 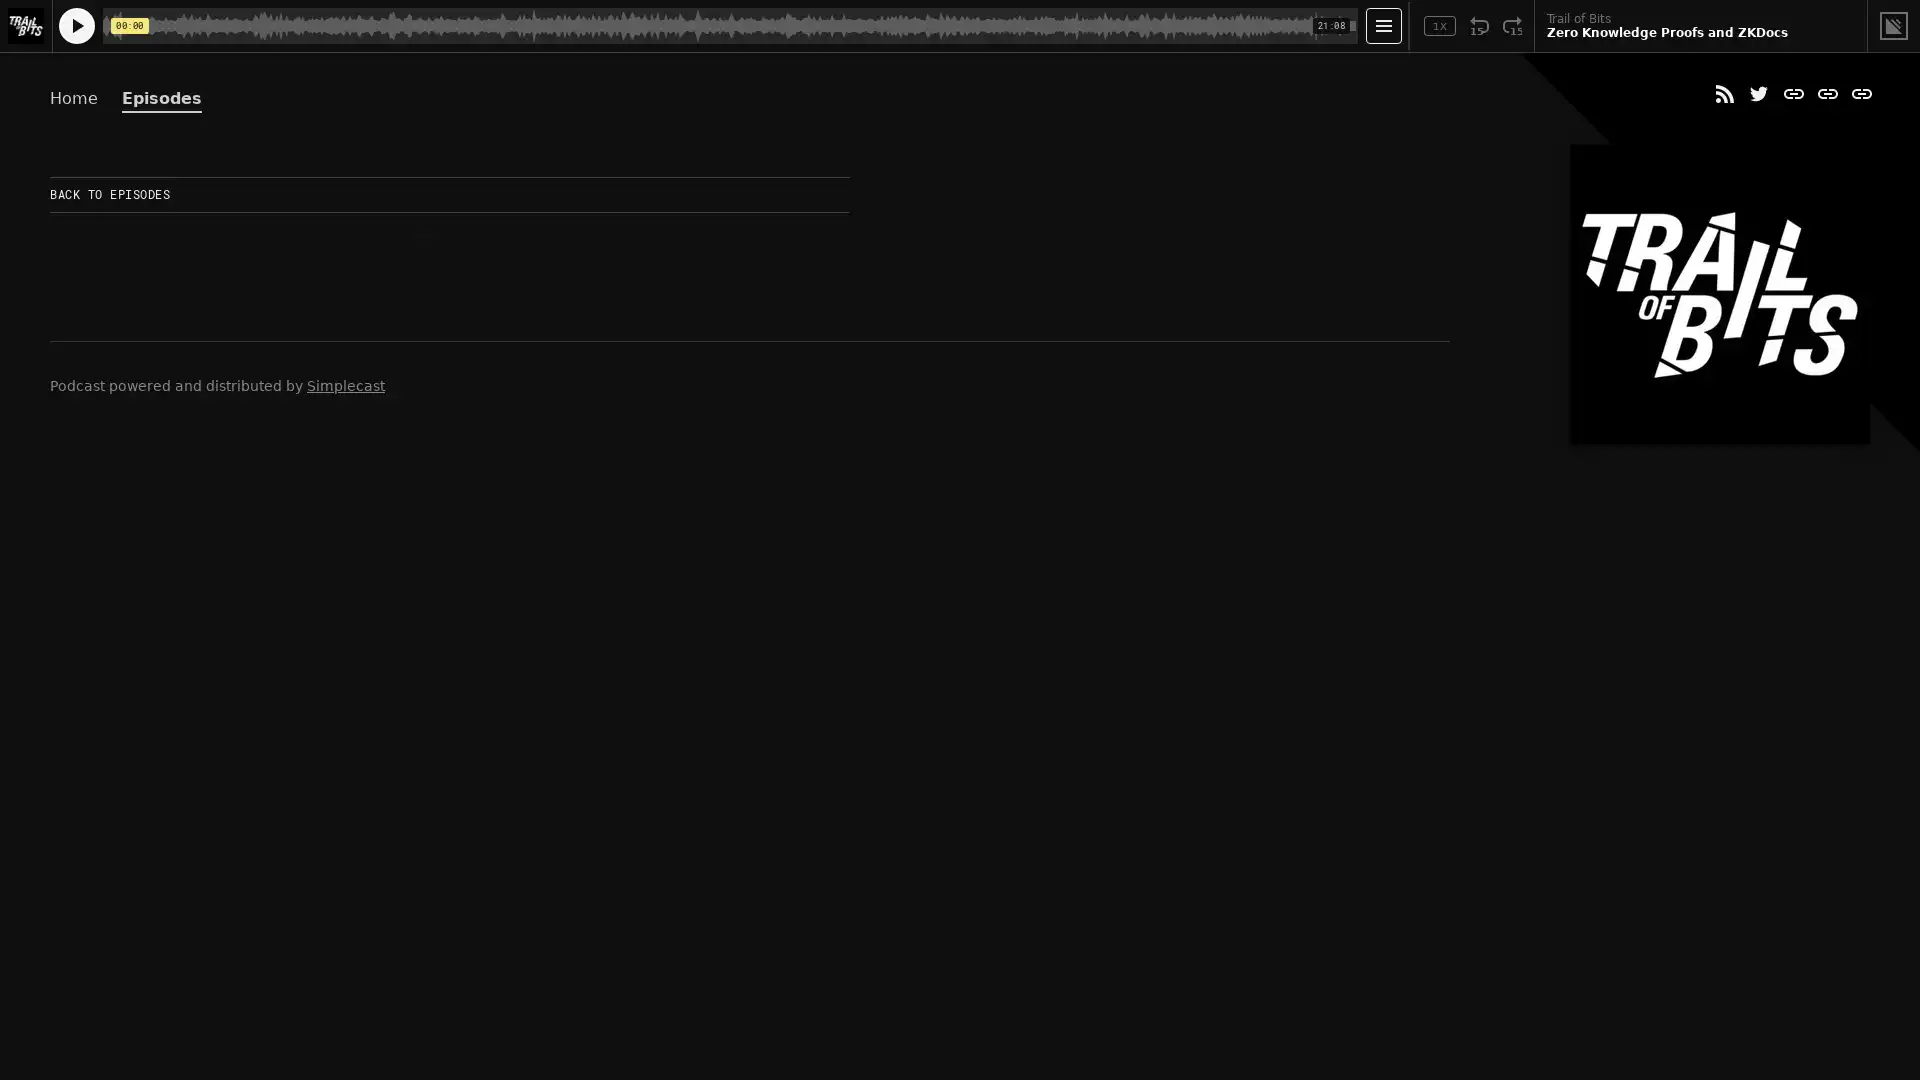 I want to click on Toggle Speed: Current Speed 1x, so click(x=1440, y=26).